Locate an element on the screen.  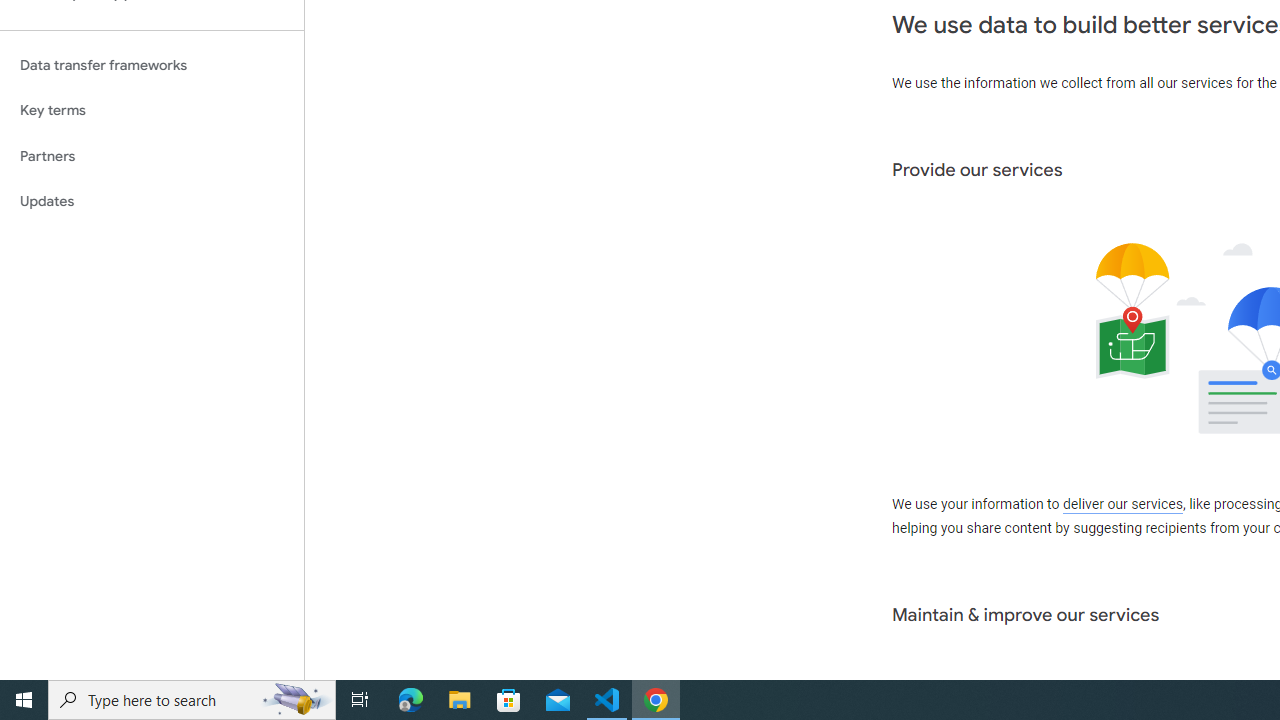
'Data transfer frameworks' is located at coordinates (151, 64).